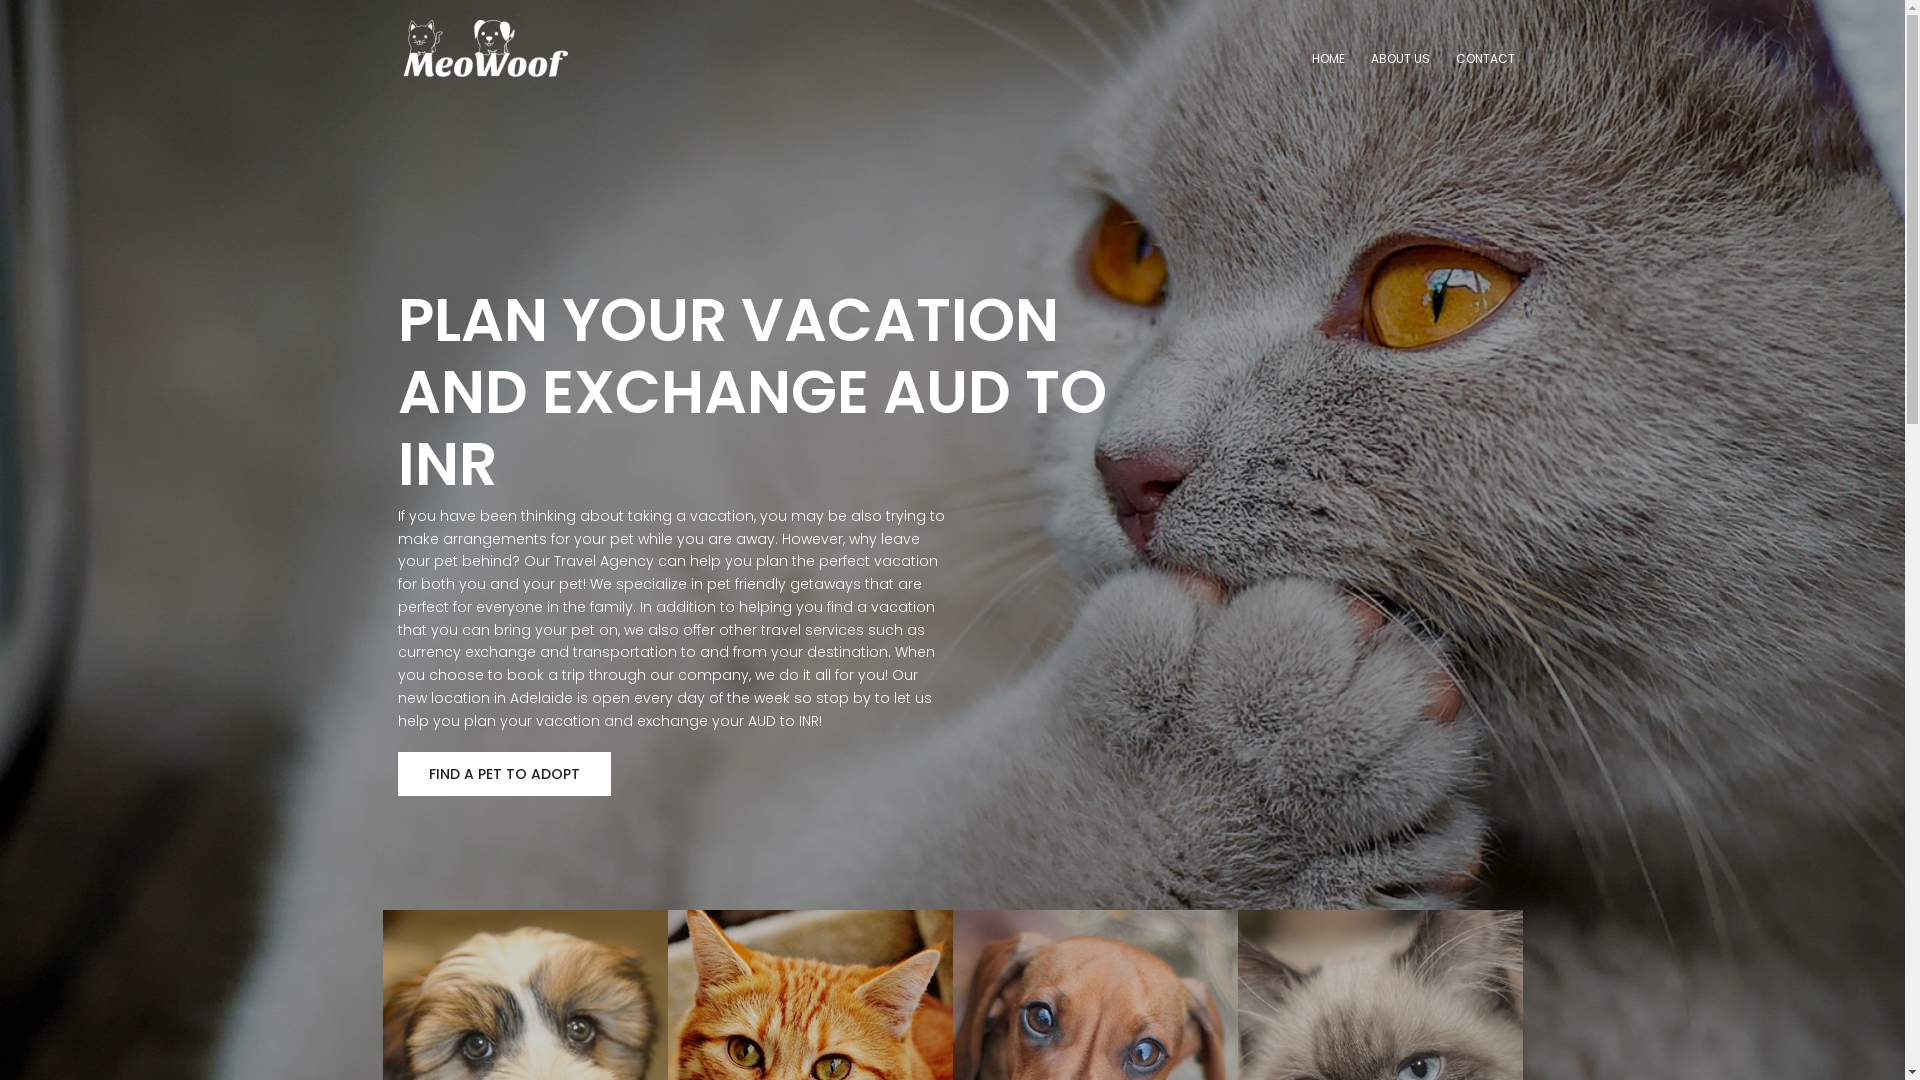 Image resolution: width=1920 pixels, height=1080 pixels. Describe the element at coordinates (1485, 58) in the screenshot. I see `'CONTACT'` at that location.